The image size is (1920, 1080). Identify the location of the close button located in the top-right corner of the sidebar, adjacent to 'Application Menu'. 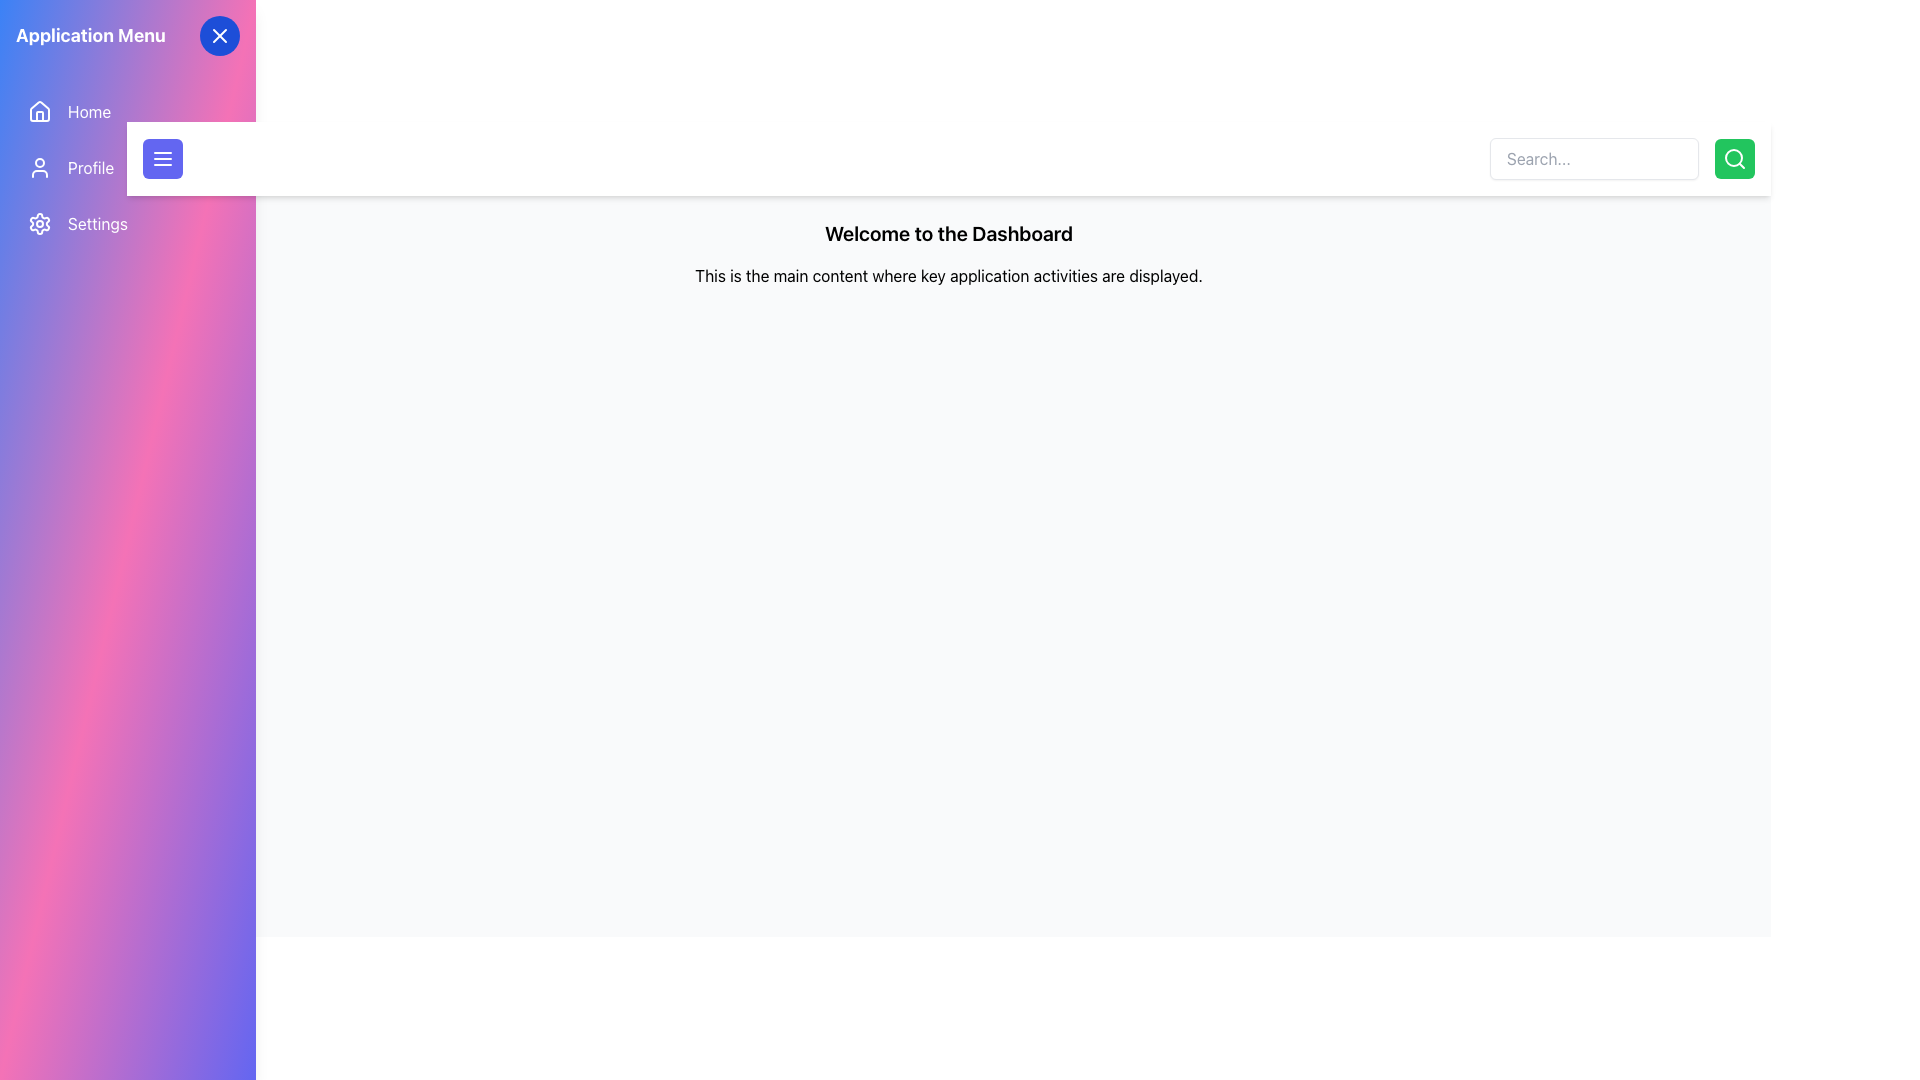
(220, 35).